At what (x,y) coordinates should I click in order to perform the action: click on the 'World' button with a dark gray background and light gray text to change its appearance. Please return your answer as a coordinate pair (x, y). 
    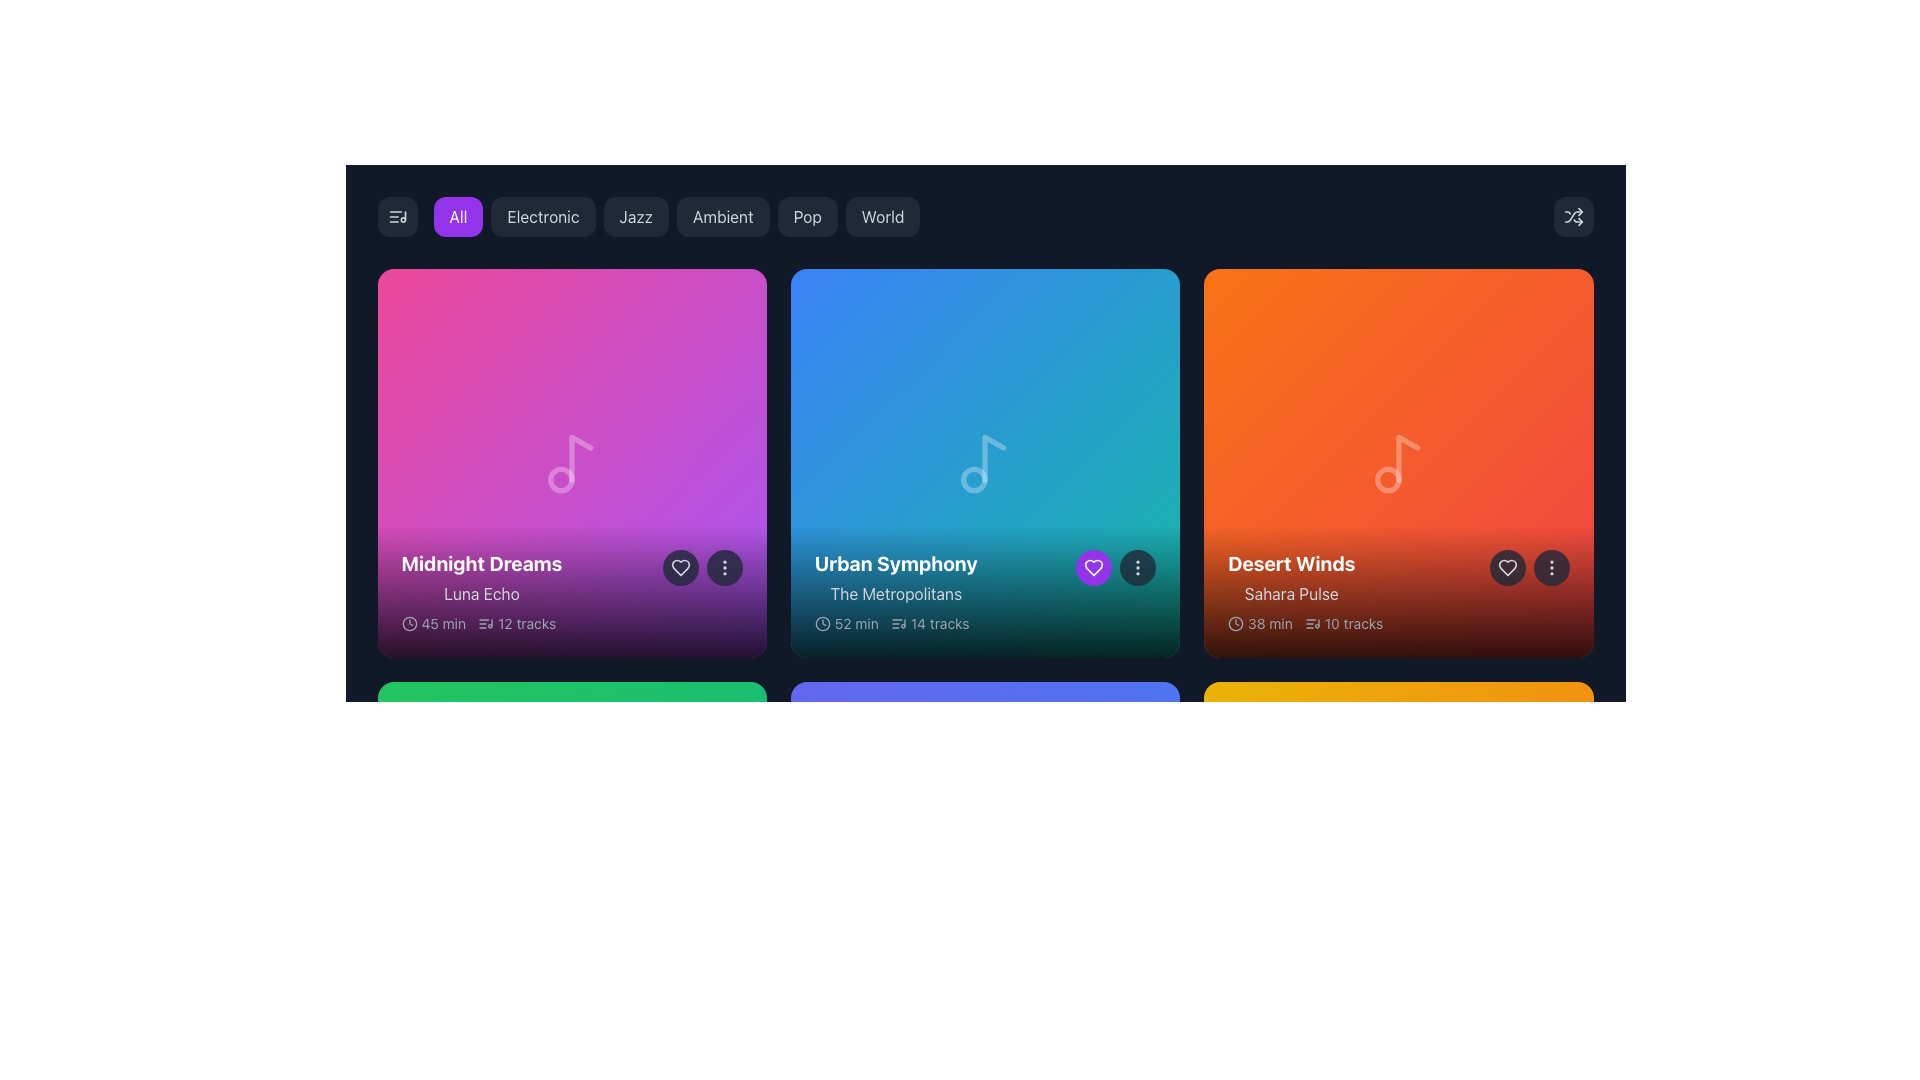
    Looking at the image, I should click on (882, 216).